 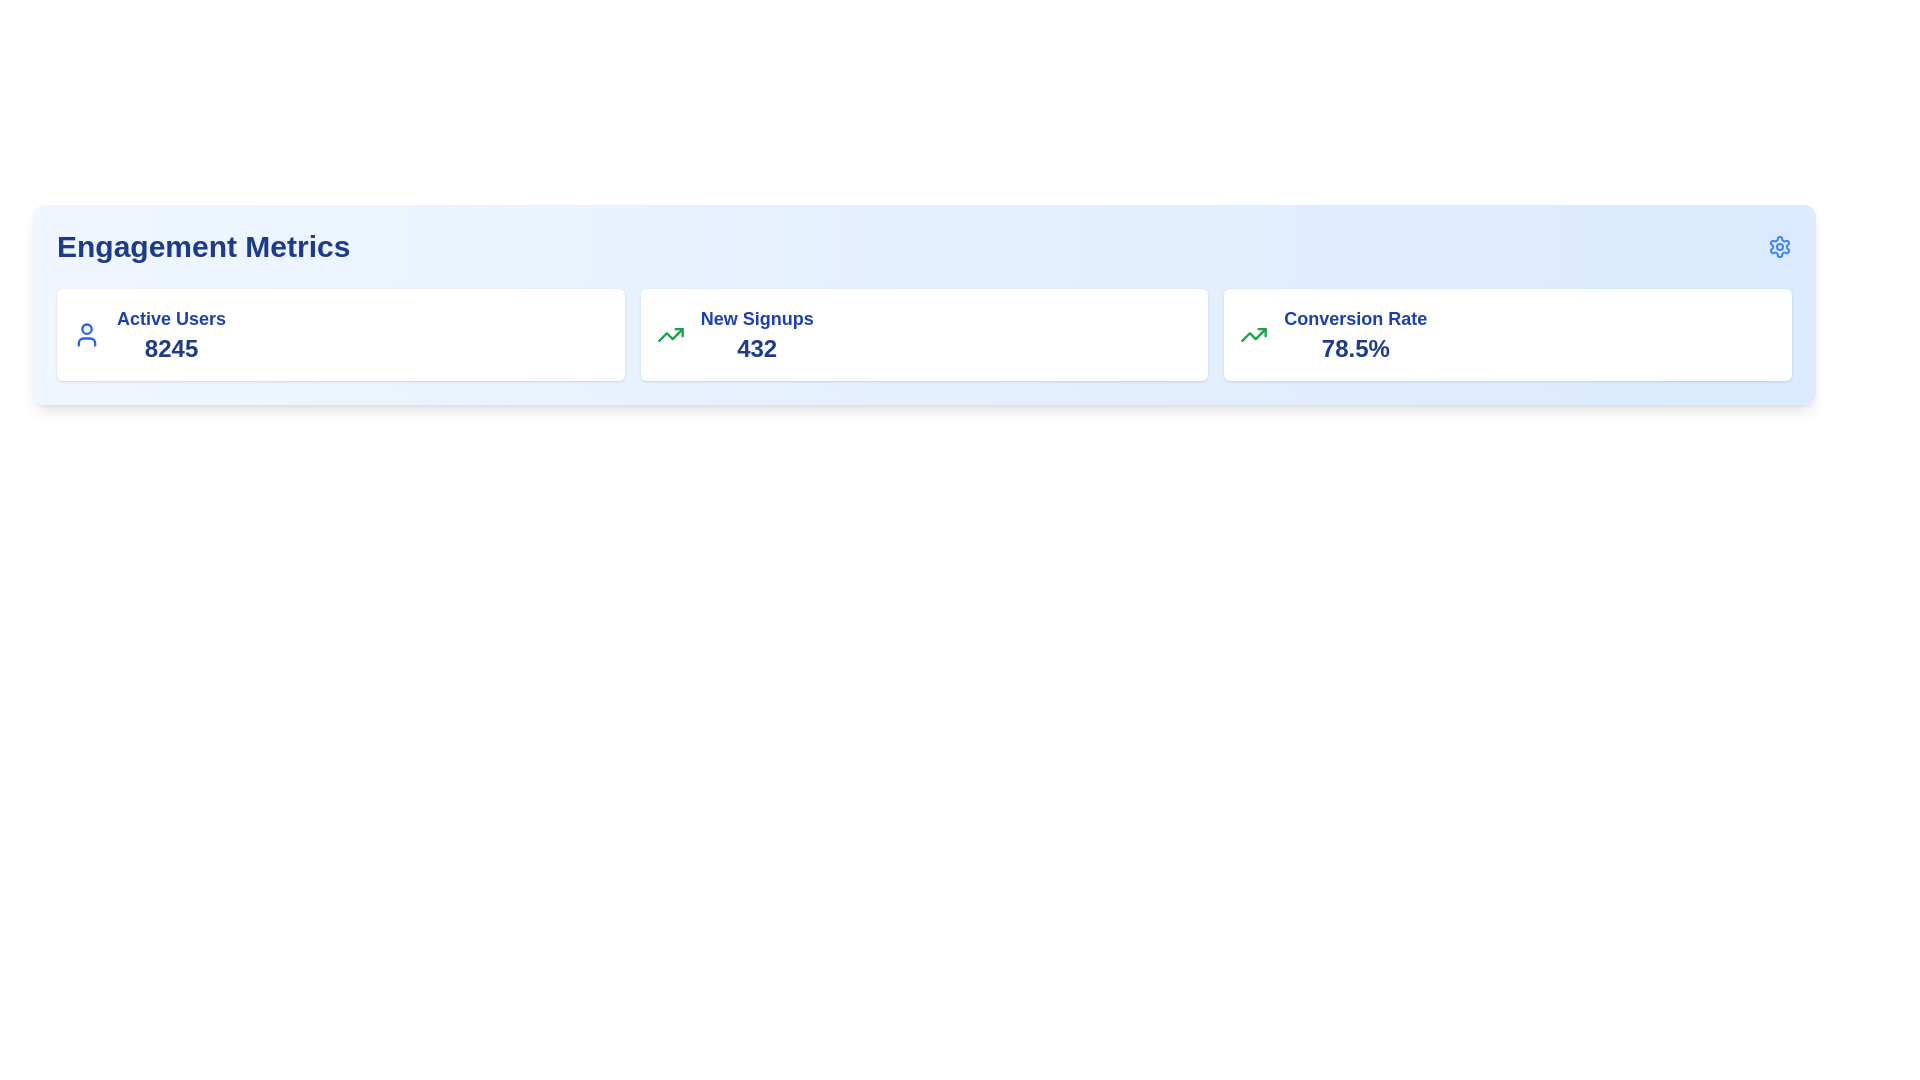 What do you see at coordinates (756, 334) in the screenshot?
I see `the 'New Signups' element, which displays the current count of 432` at bounding box center [756, 334].